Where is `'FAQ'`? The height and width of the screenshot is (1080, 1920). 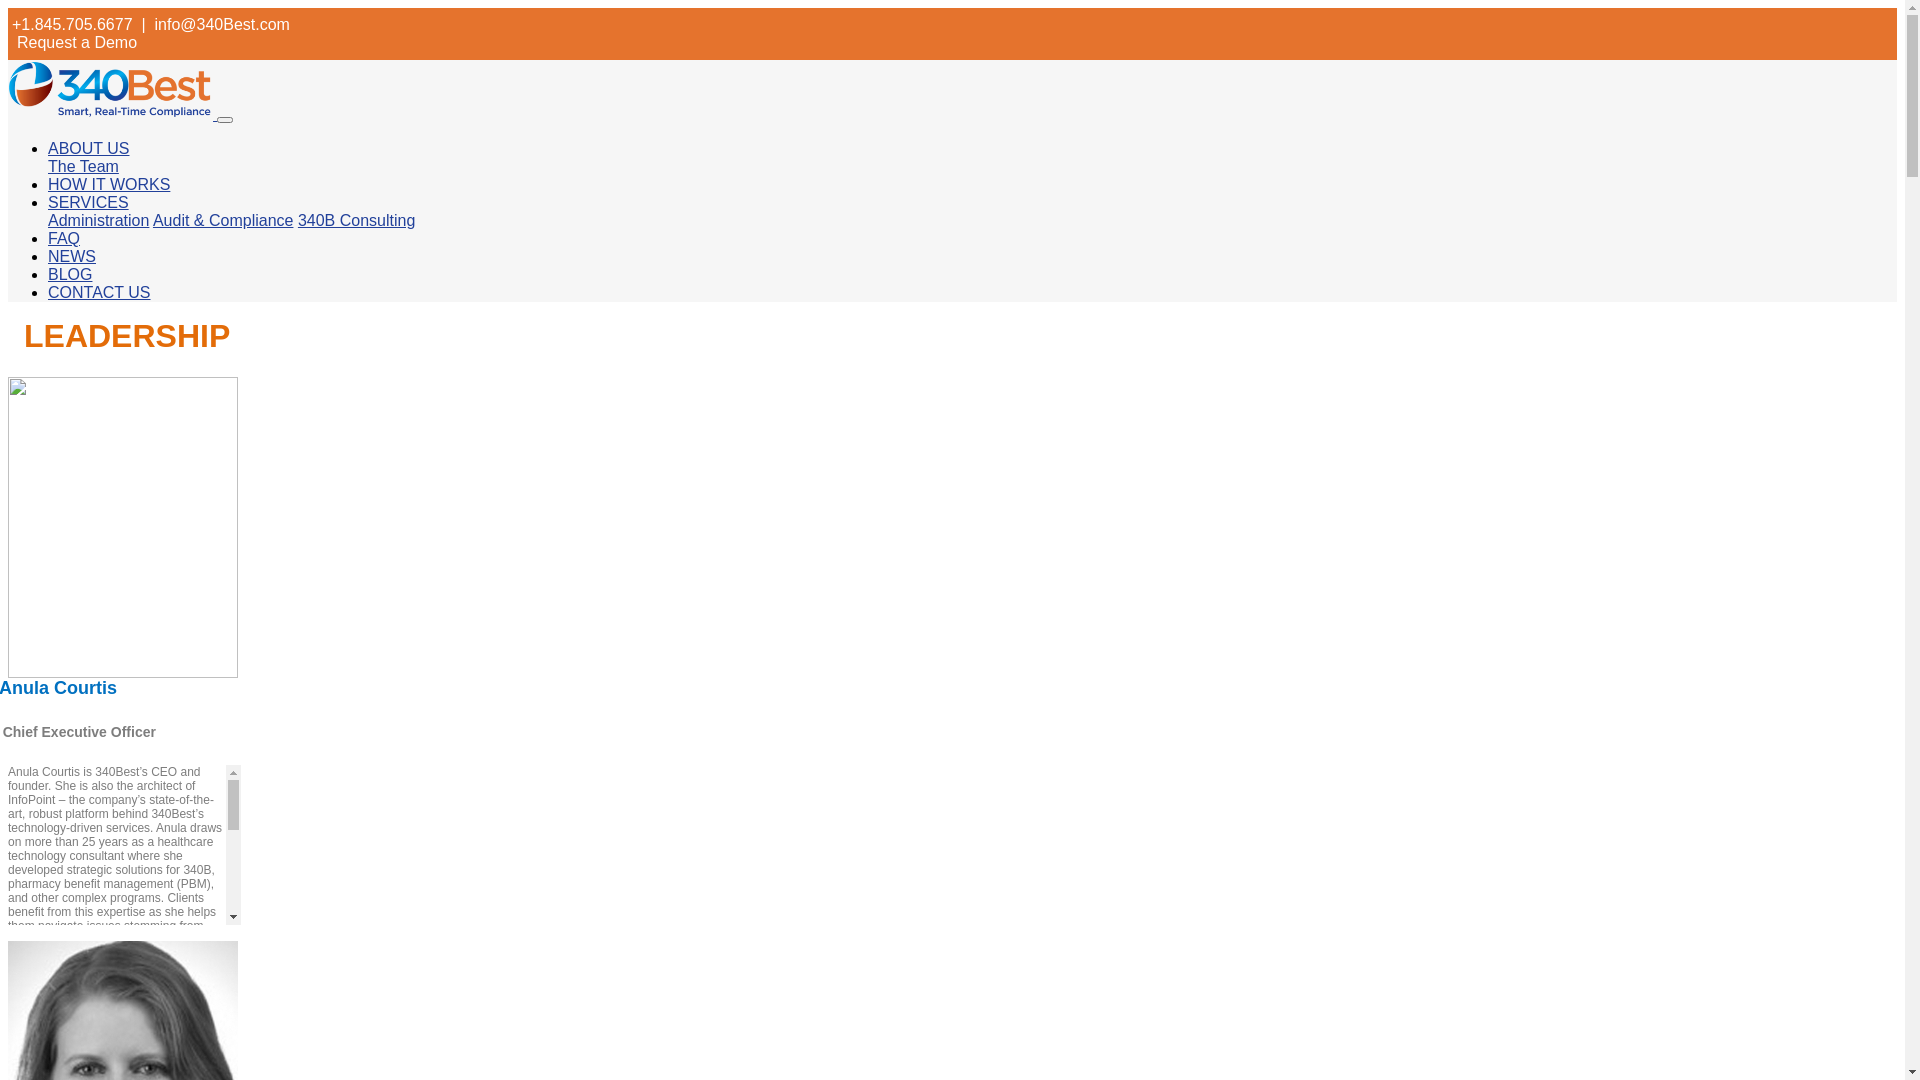
'FAQ' is located at coordinates (48, 237).